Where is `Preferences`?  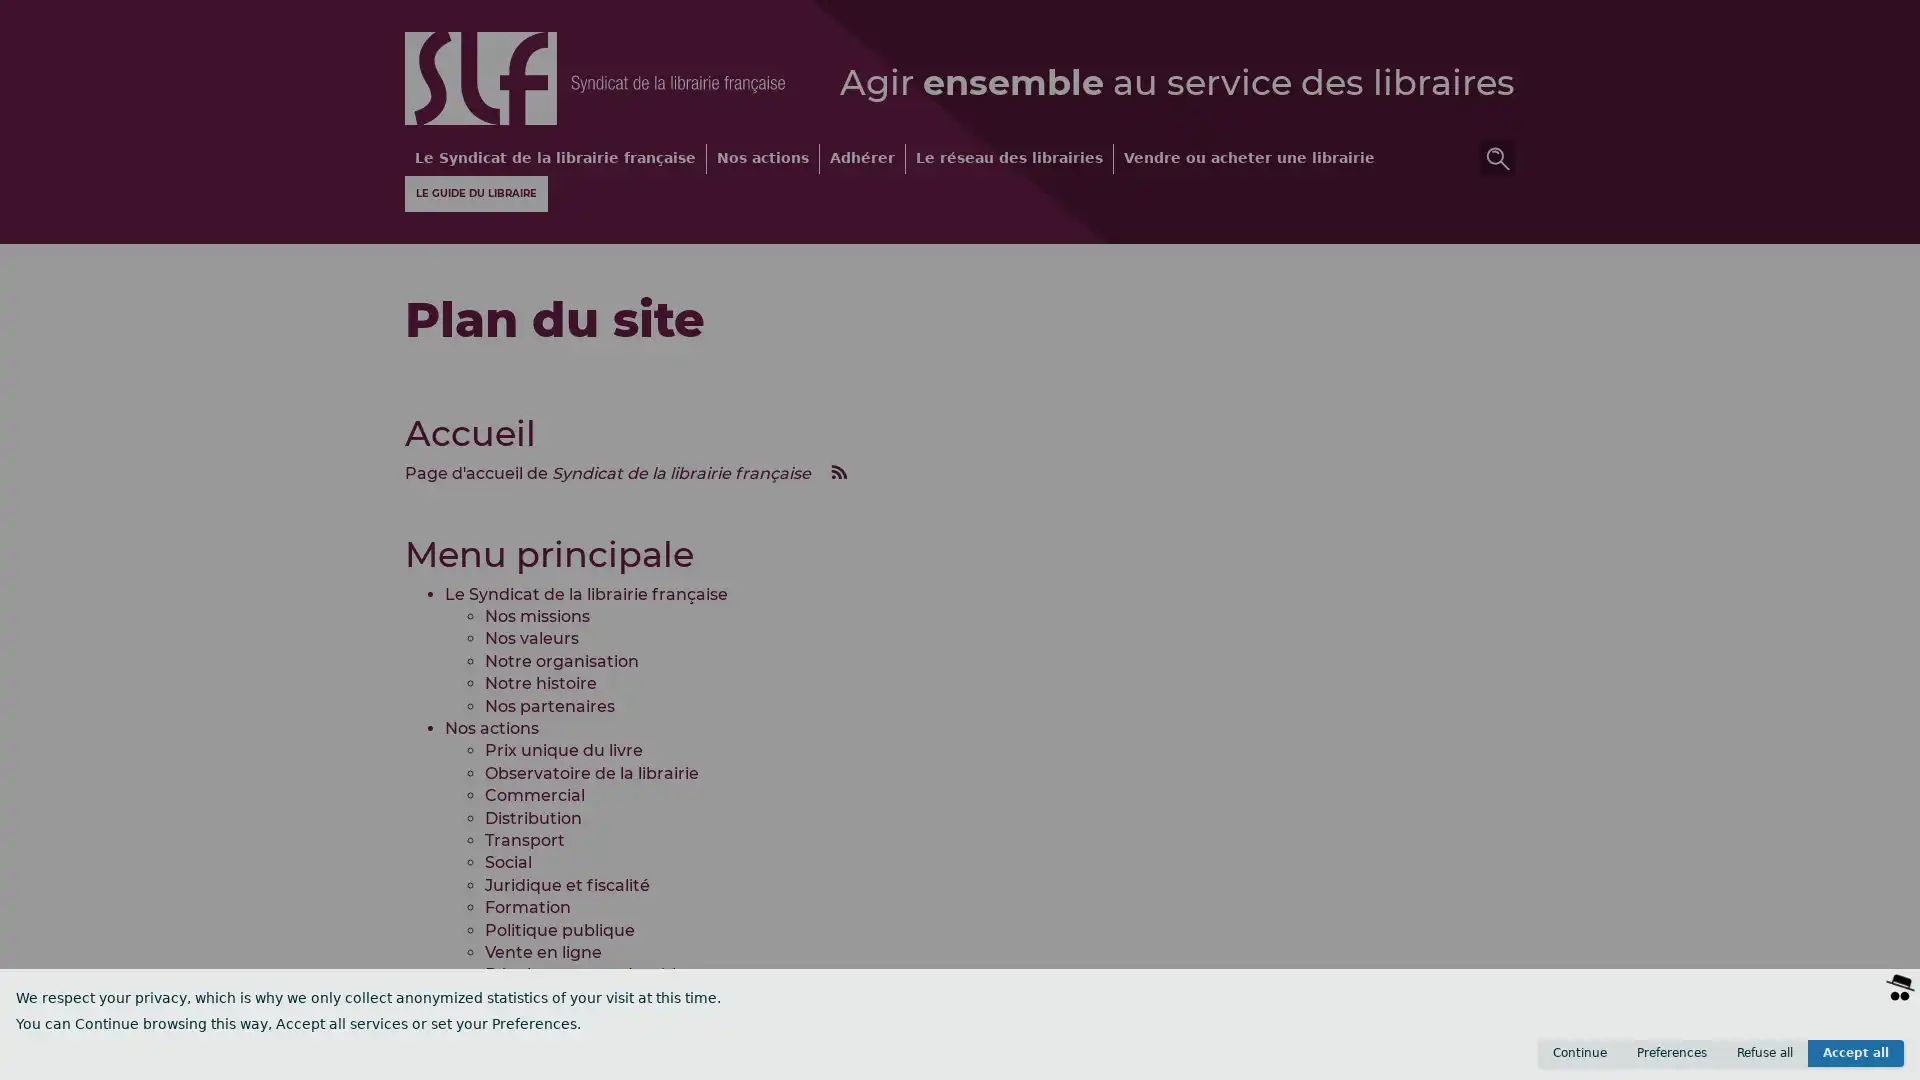 Preferences is located at coordinates (1671, 1052).